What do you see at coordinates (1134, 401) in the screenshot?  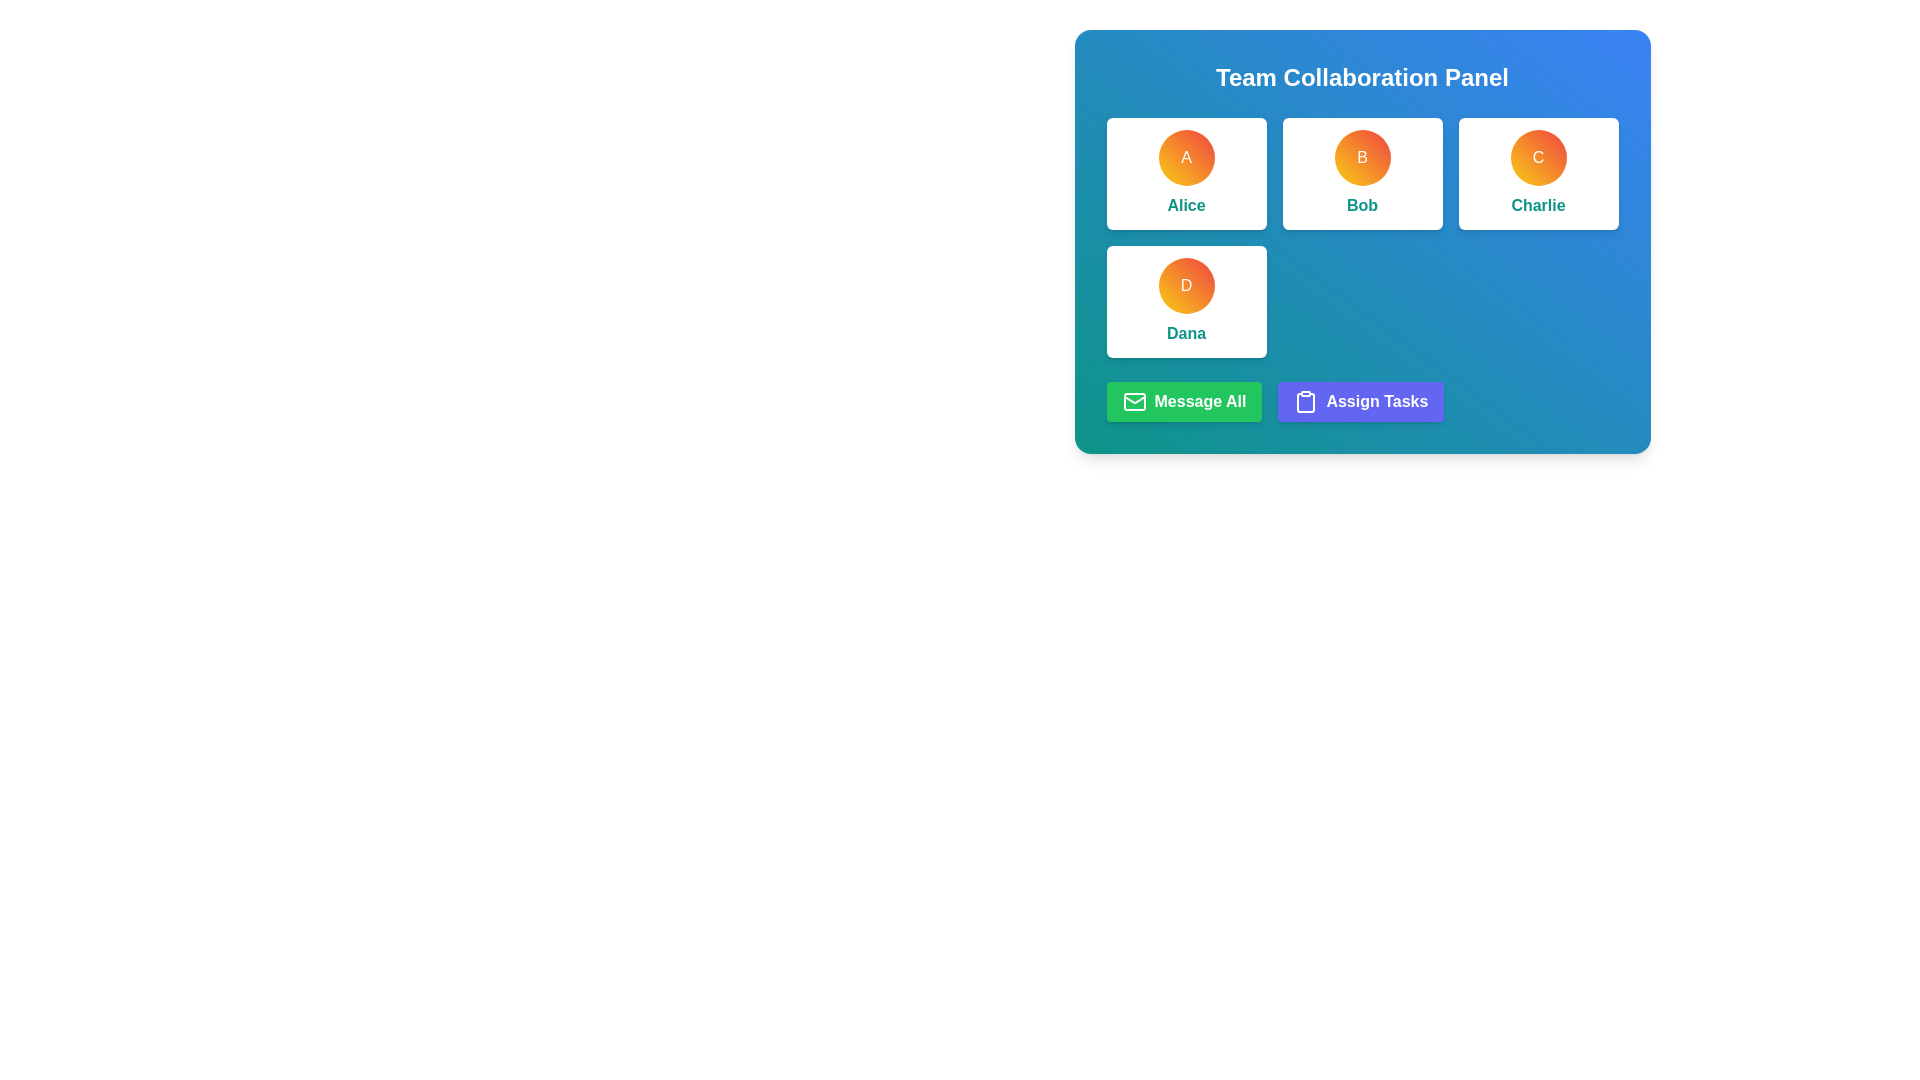 I see `the mail icon, which is a white envelope outline on a green background, located to the left of the 'Message All' button in the Team Collaboration Panel` at bounding box center [1134, 401].